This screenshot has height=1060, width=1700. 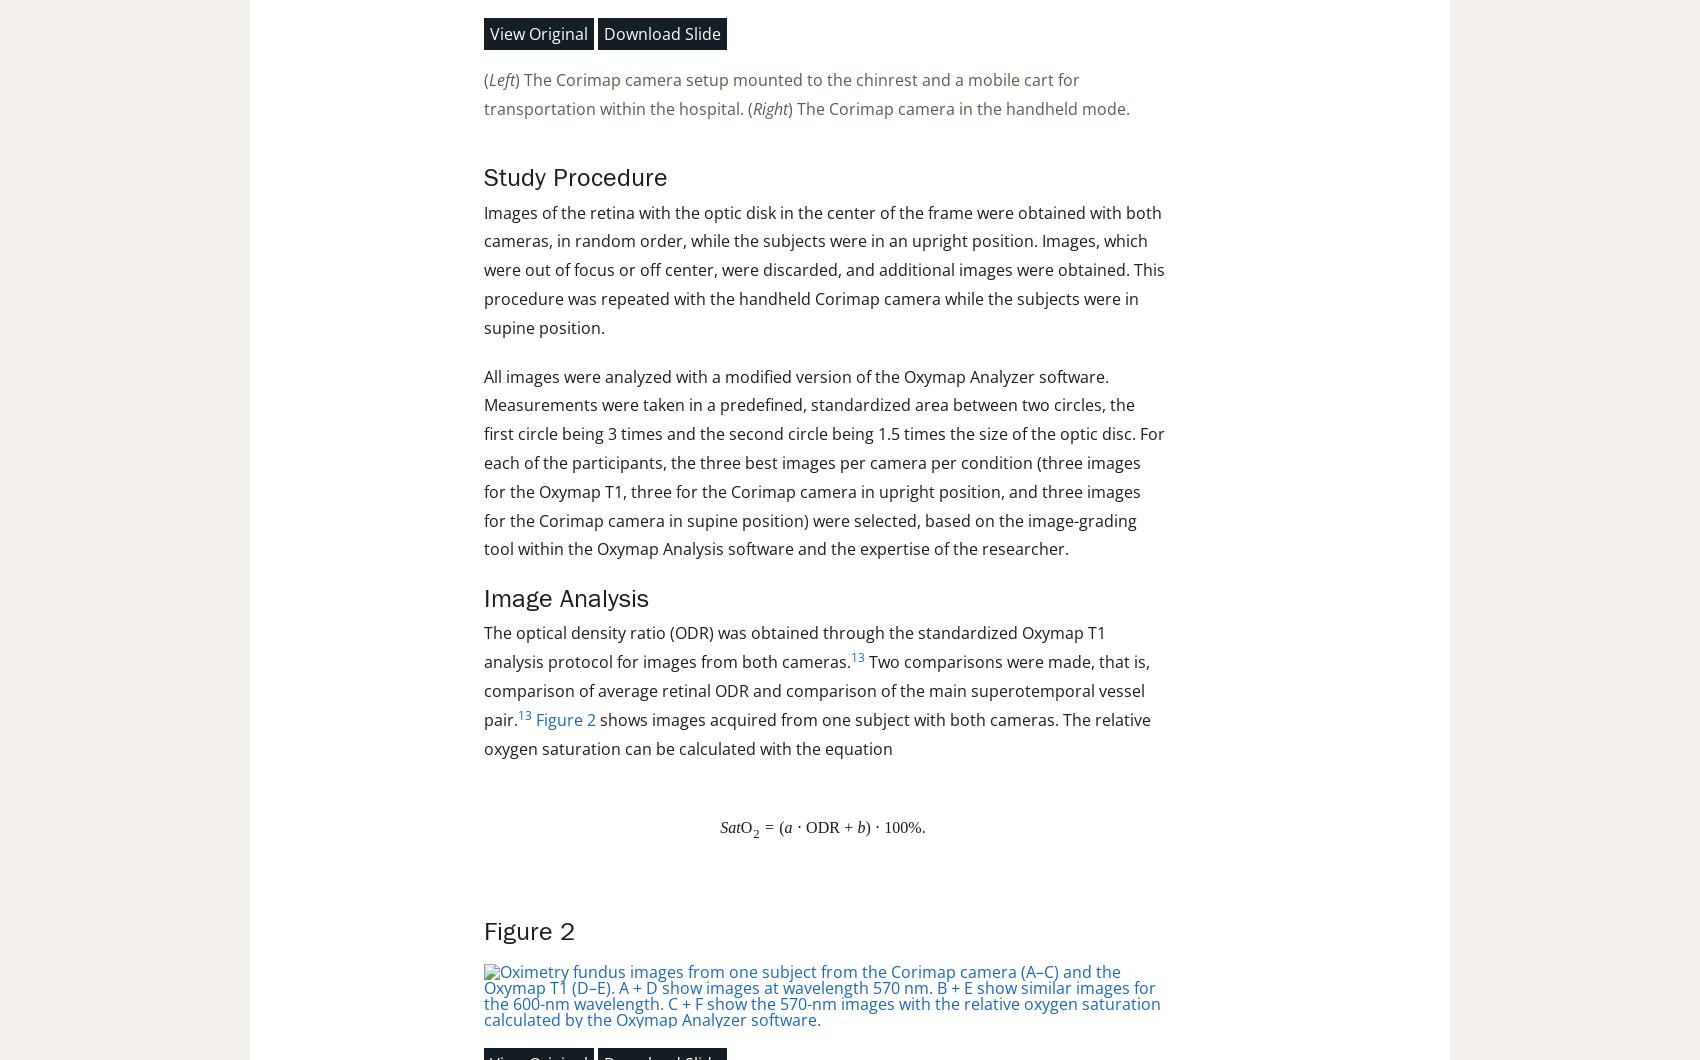 I want to click on 'Study Procedure', so click(x=574, y=176).